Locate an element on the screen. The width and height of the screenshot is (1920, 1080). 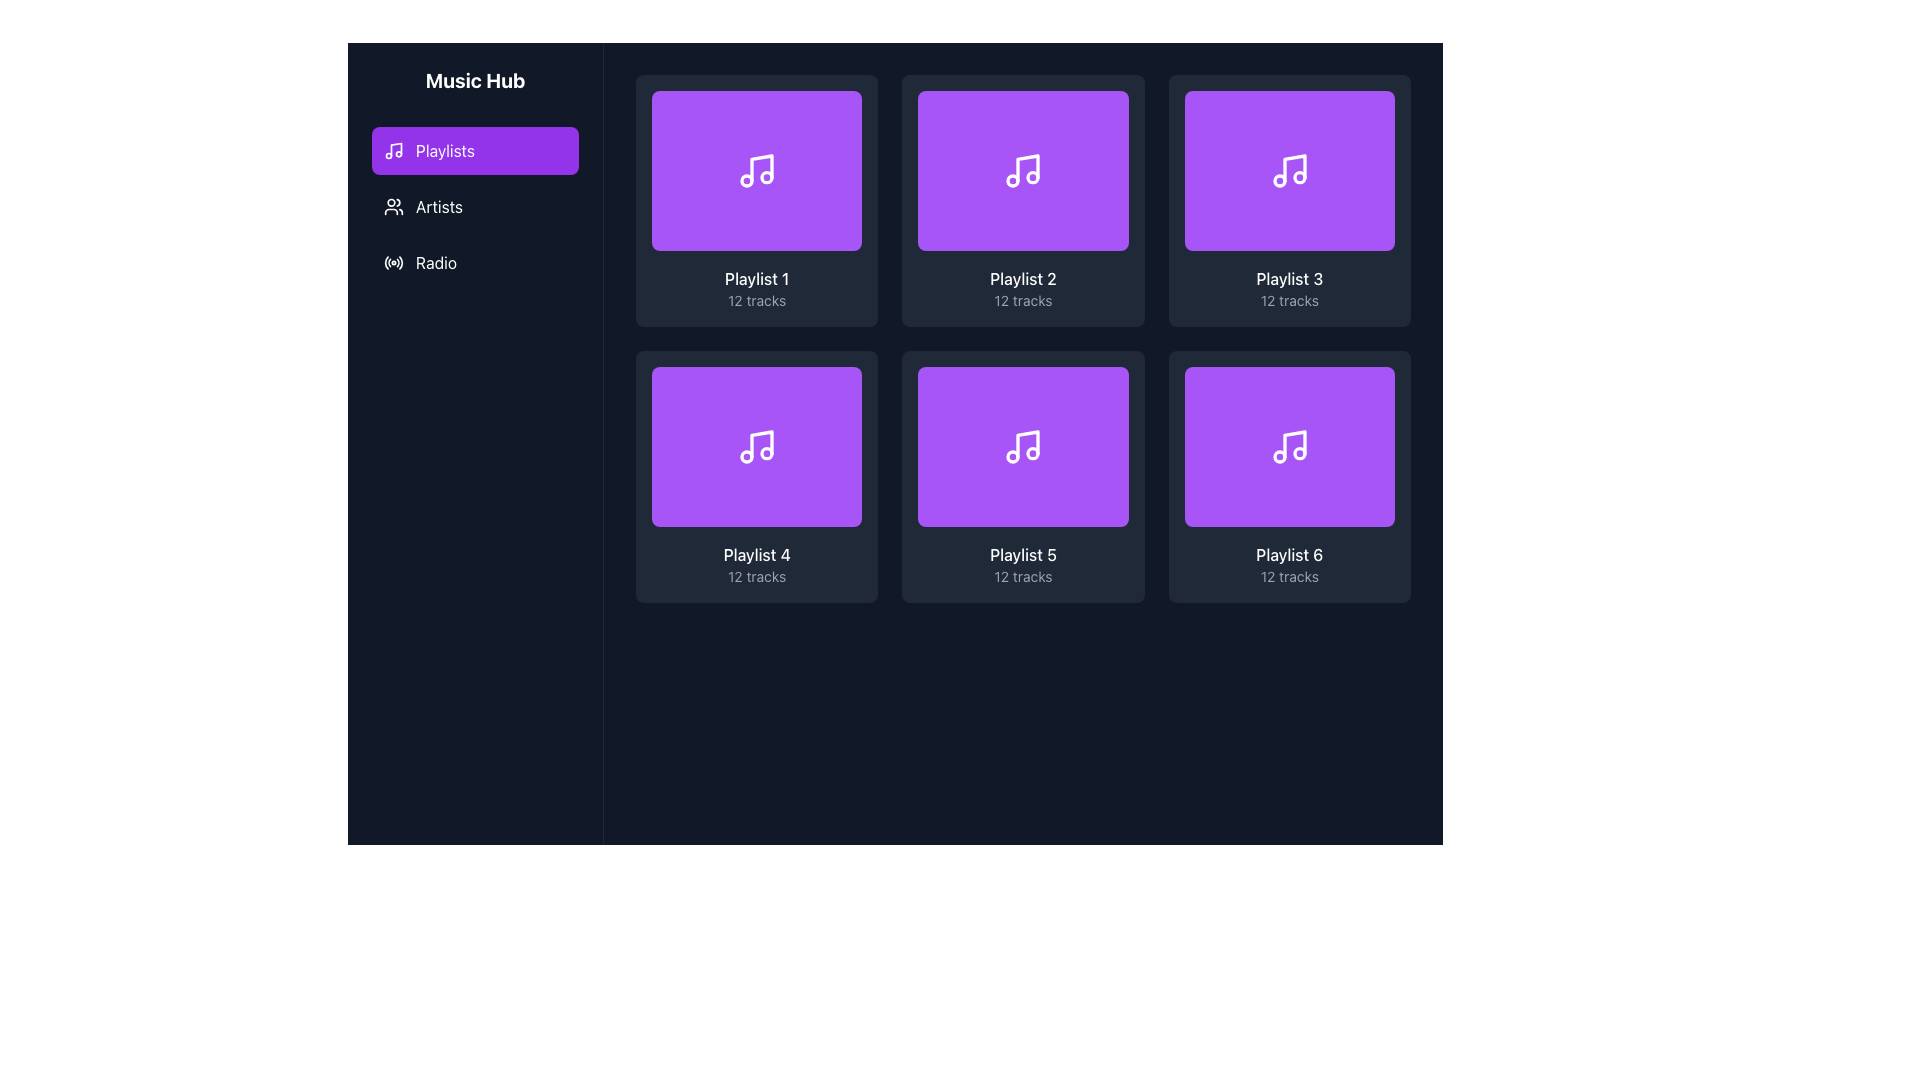
the navigational button located in the vertical sidebar under the 'Music Hub' header is located at coordinates (474, 176).